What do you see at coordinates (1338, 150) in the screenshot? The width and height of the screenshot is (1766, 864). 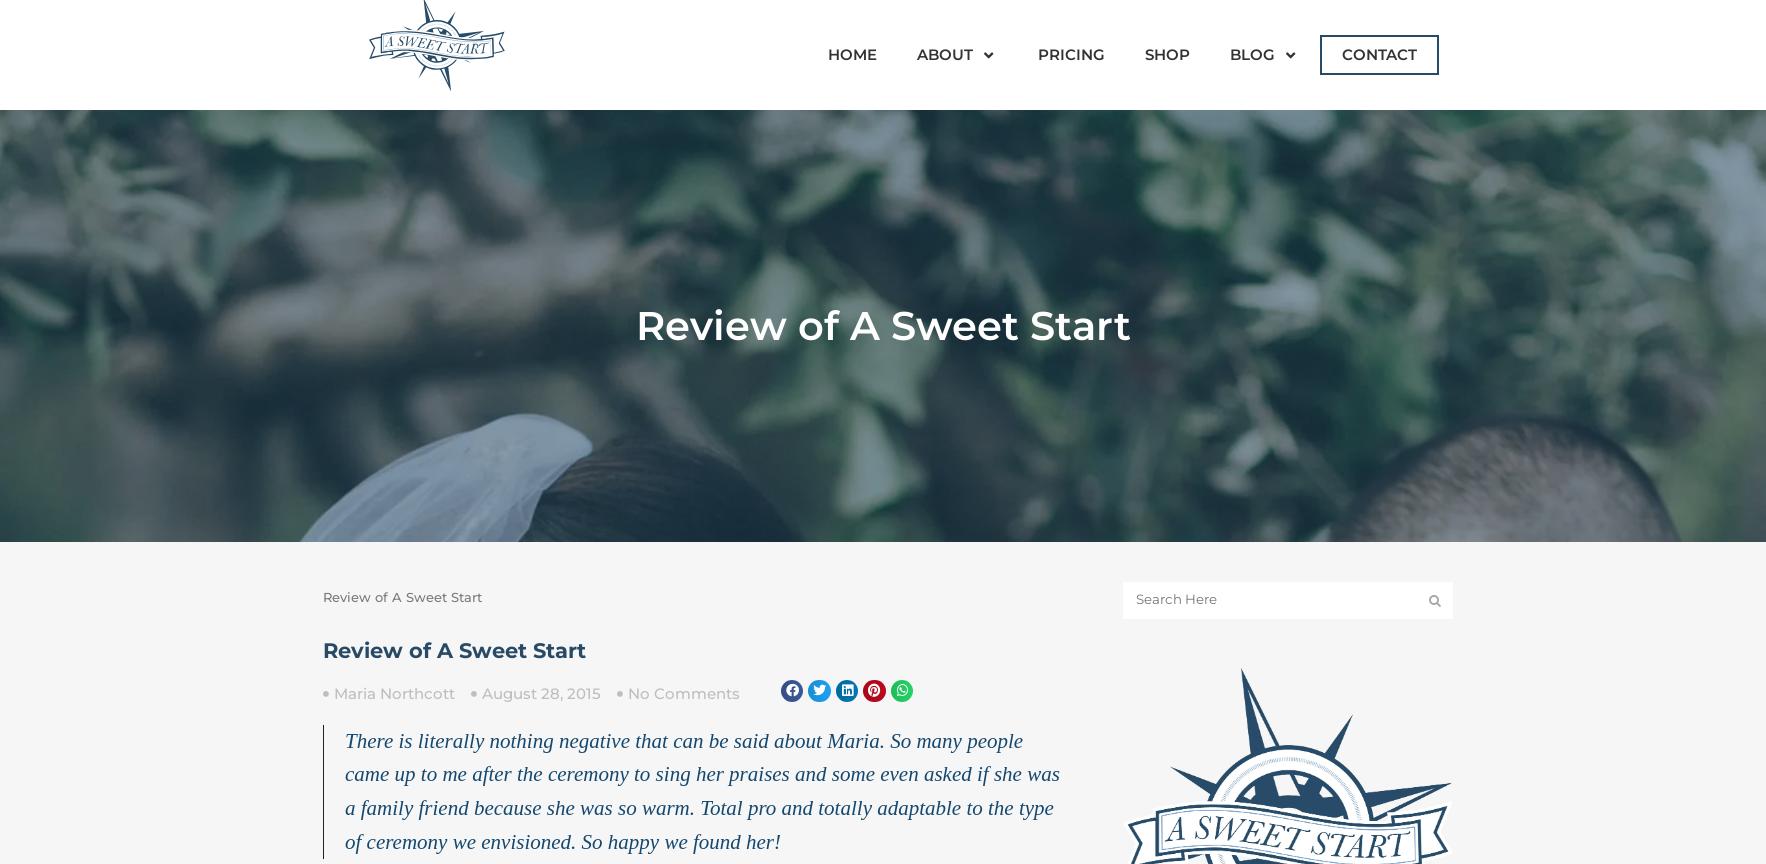 I see `'Maine Wedding Vendors'` at bounding box center [1338, 150].